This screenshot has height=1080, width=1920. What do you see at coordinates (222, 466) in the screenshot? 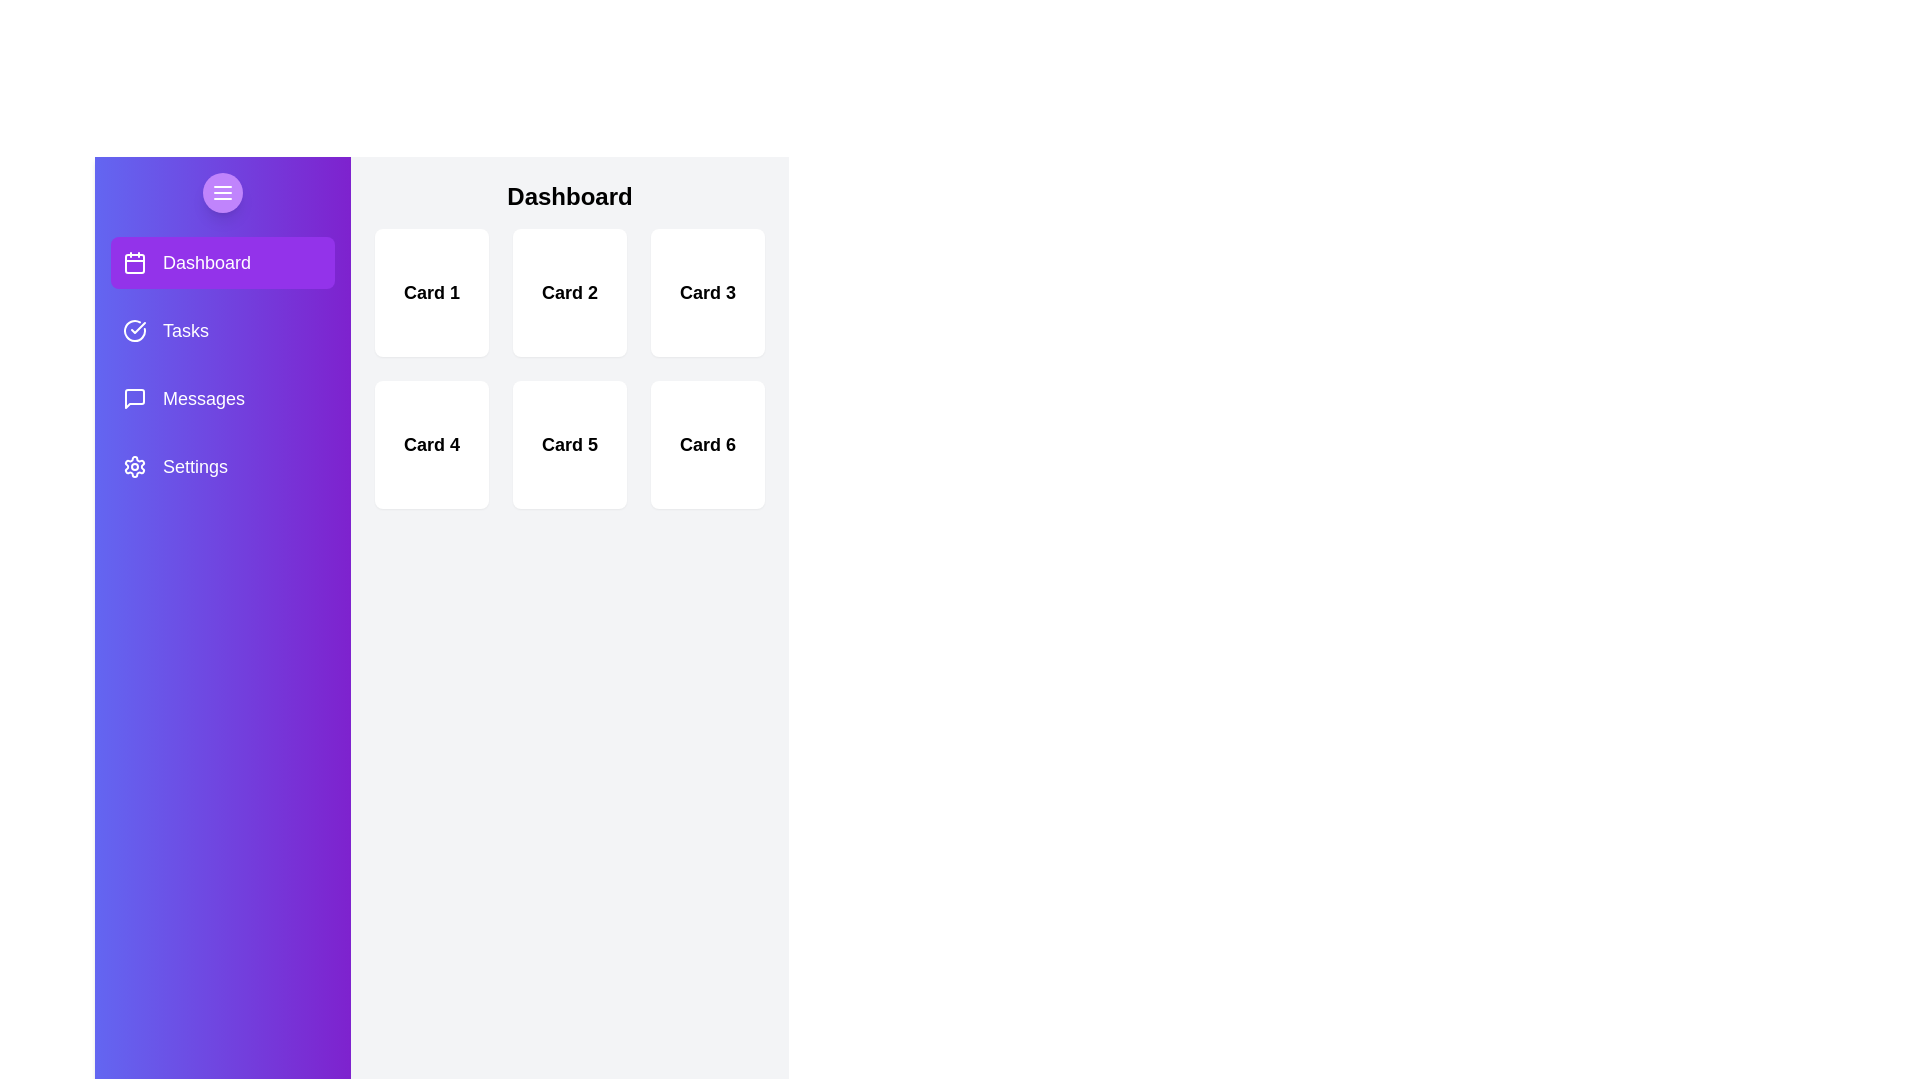
I see `the sidebar menu section labeled Settings` at bounding box center [222, 466].